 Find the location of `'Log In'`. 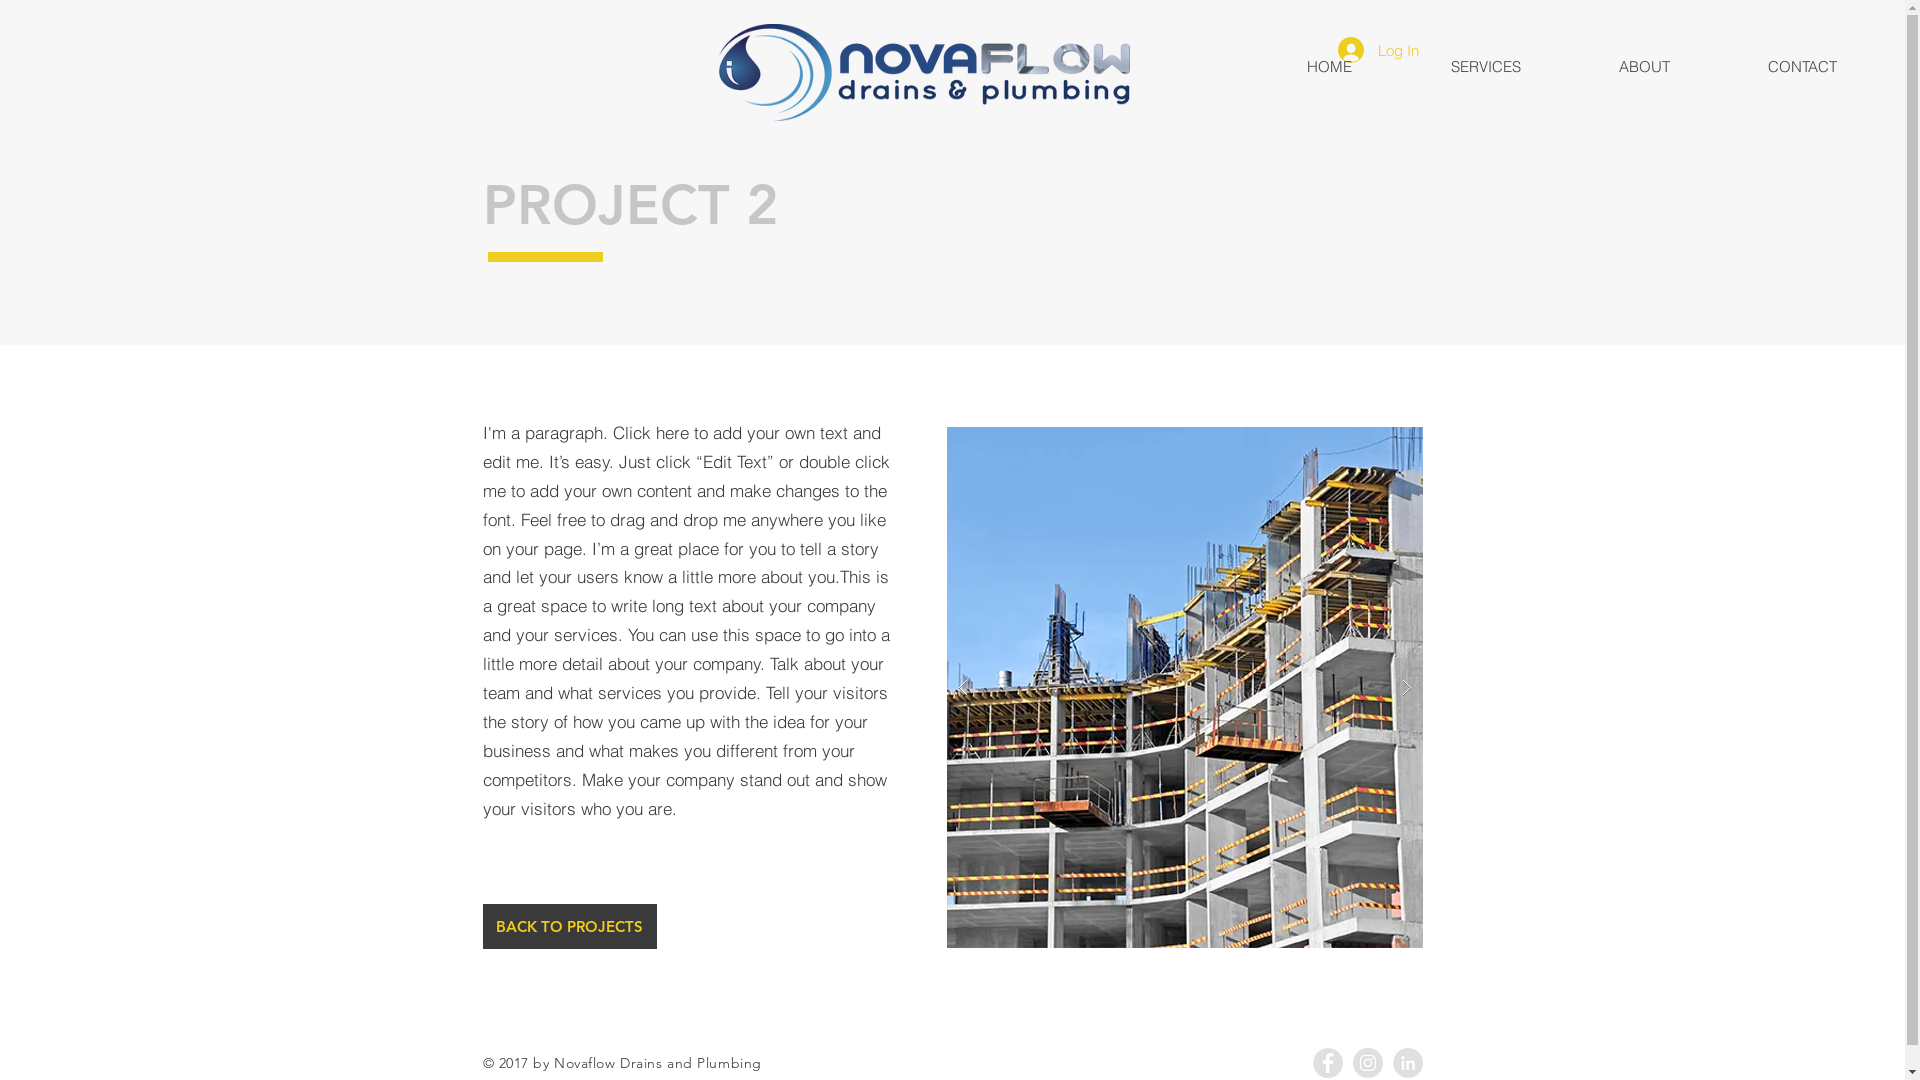

'Log In' is located at coordinates (1324, 49).